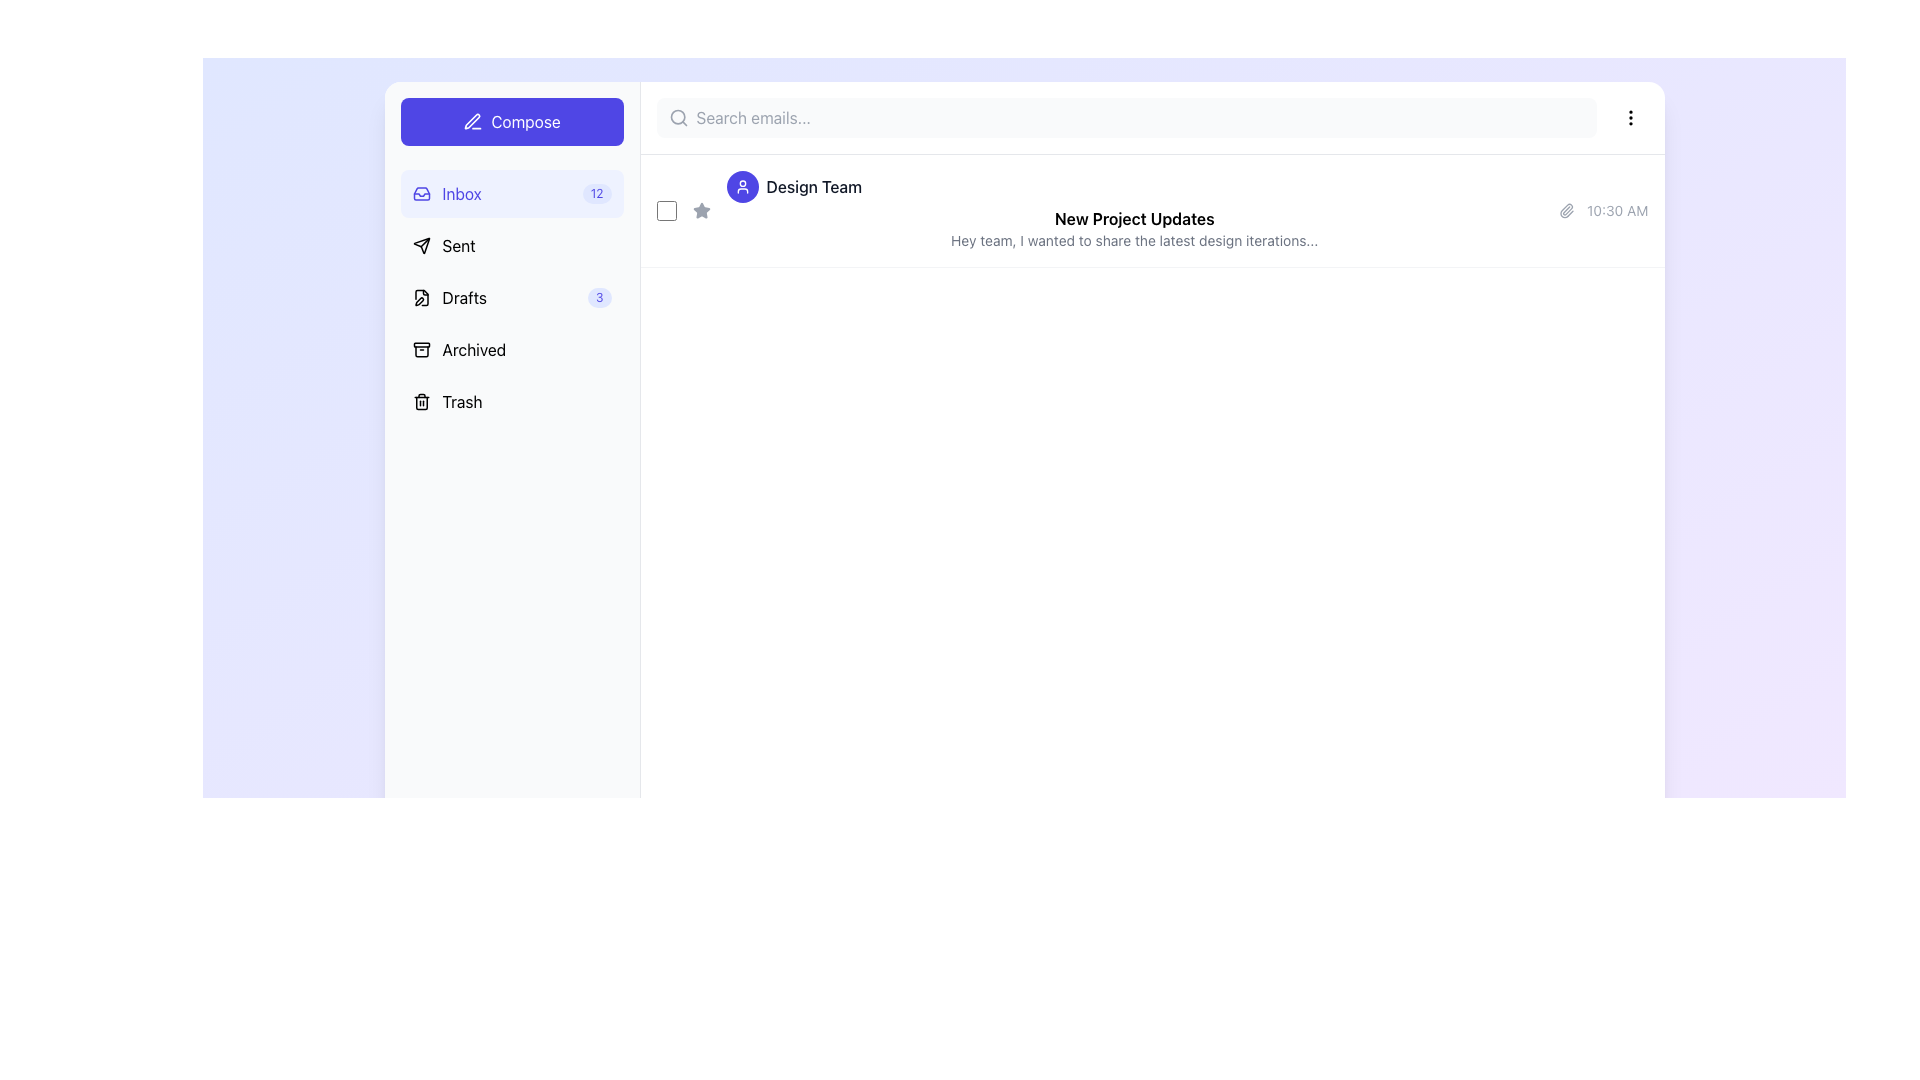 This screenshot has width=1920, height=1080. Describe the element at coordinates (443, 245) in the screenshot. I see `the 'Sent' navigation link, which is styled with a paper plane icon and is located in the left-hand navigation panel below 'Inbox' and above 'Drafts'` at that location.